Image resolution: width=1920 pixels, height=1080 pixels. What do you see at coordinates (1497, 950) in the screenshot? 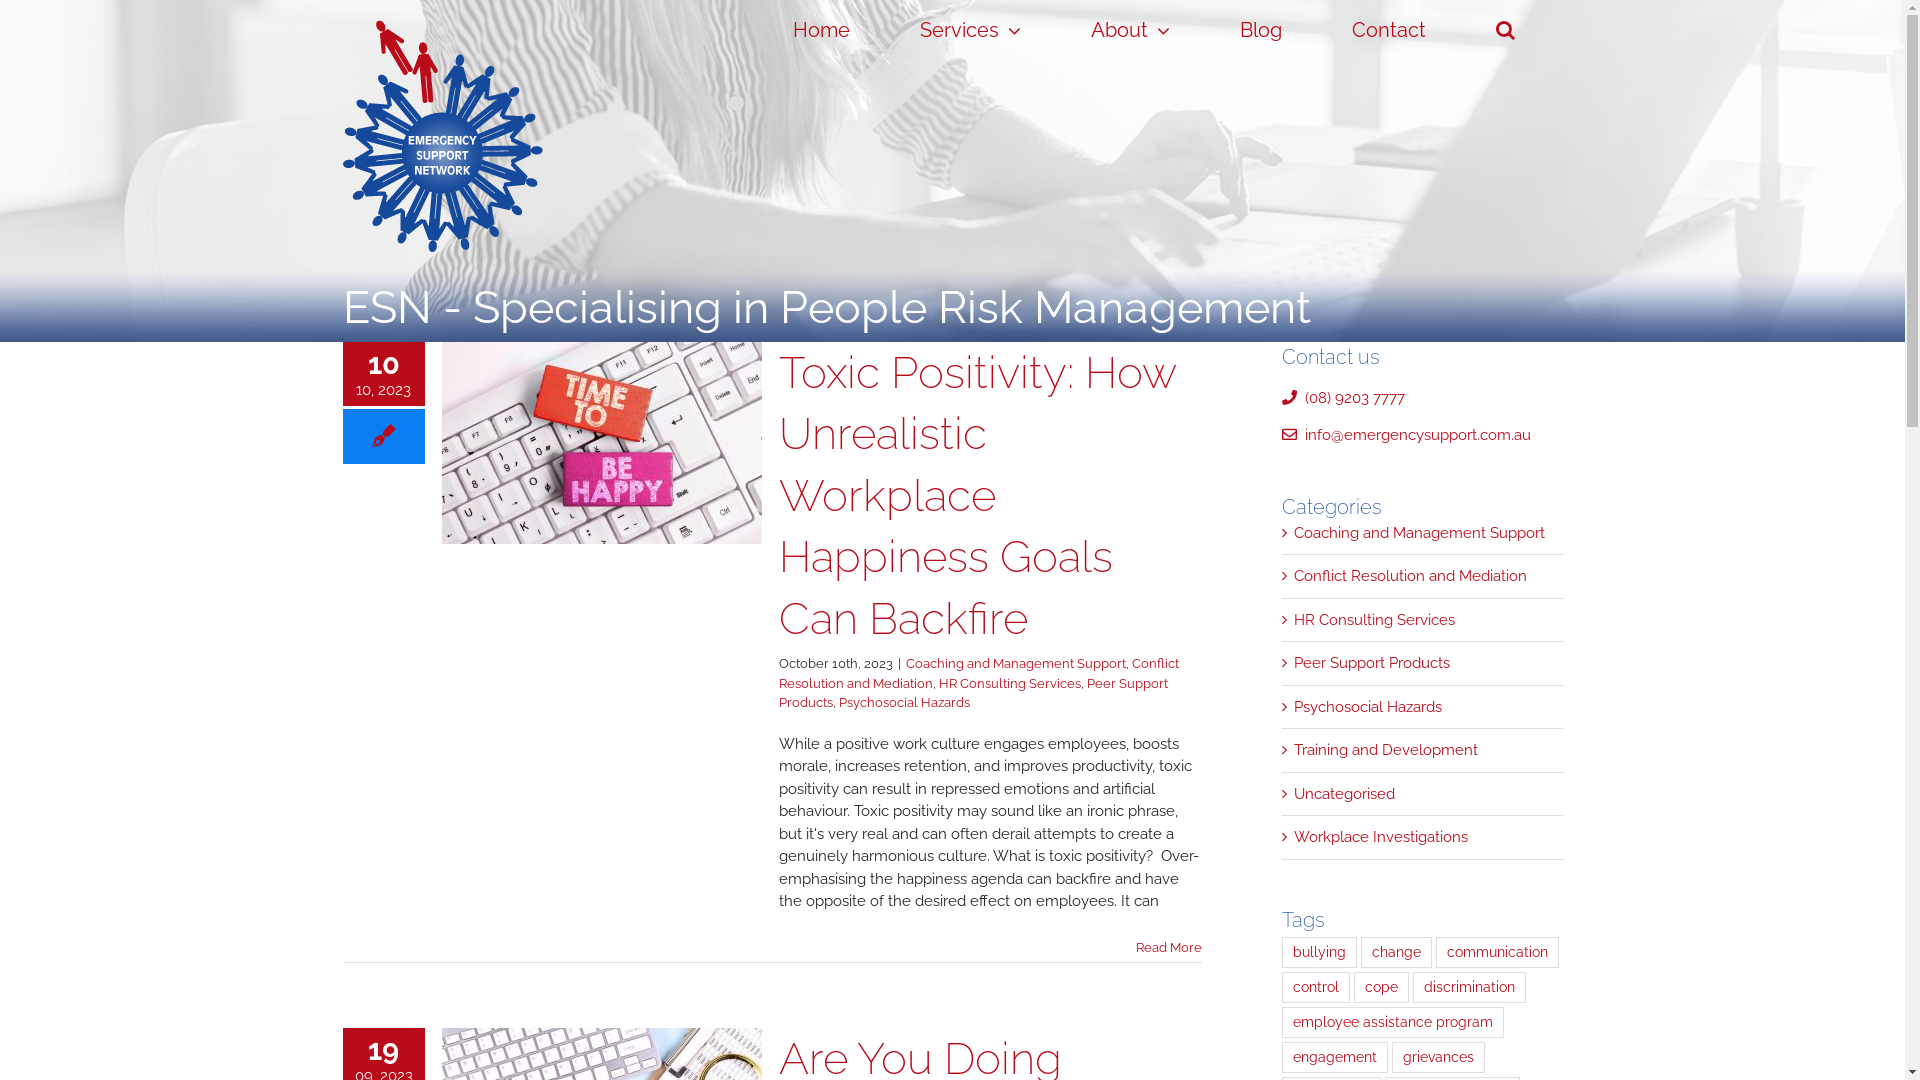
I see `'communication'` at bounding box center [1497, 950].